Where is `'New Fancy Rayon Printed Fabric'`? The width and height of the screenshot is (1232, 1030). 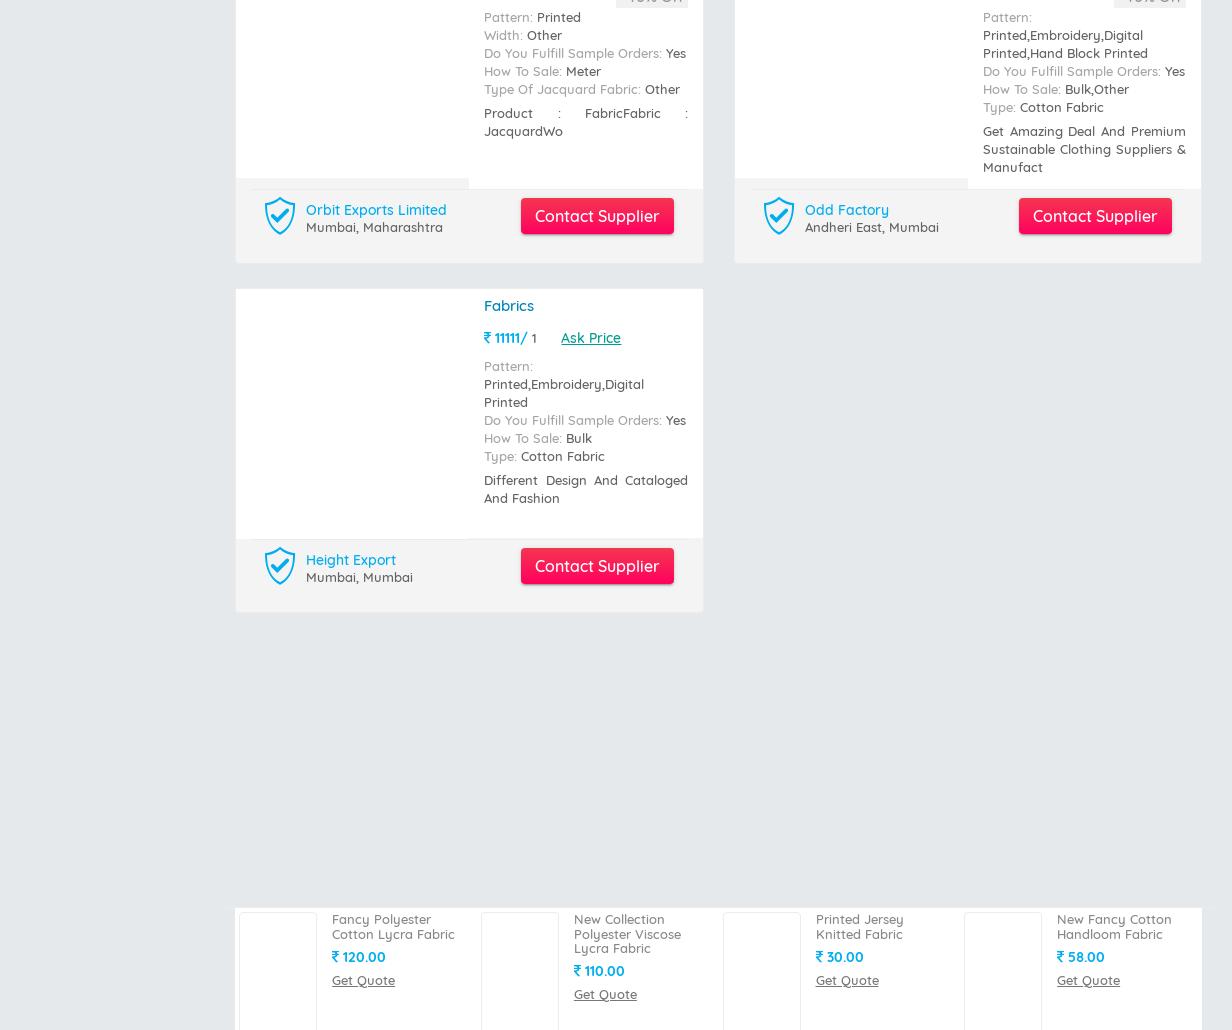
'New Fancy Rayon Printed Fabric' is located at coordinates (630, 629).